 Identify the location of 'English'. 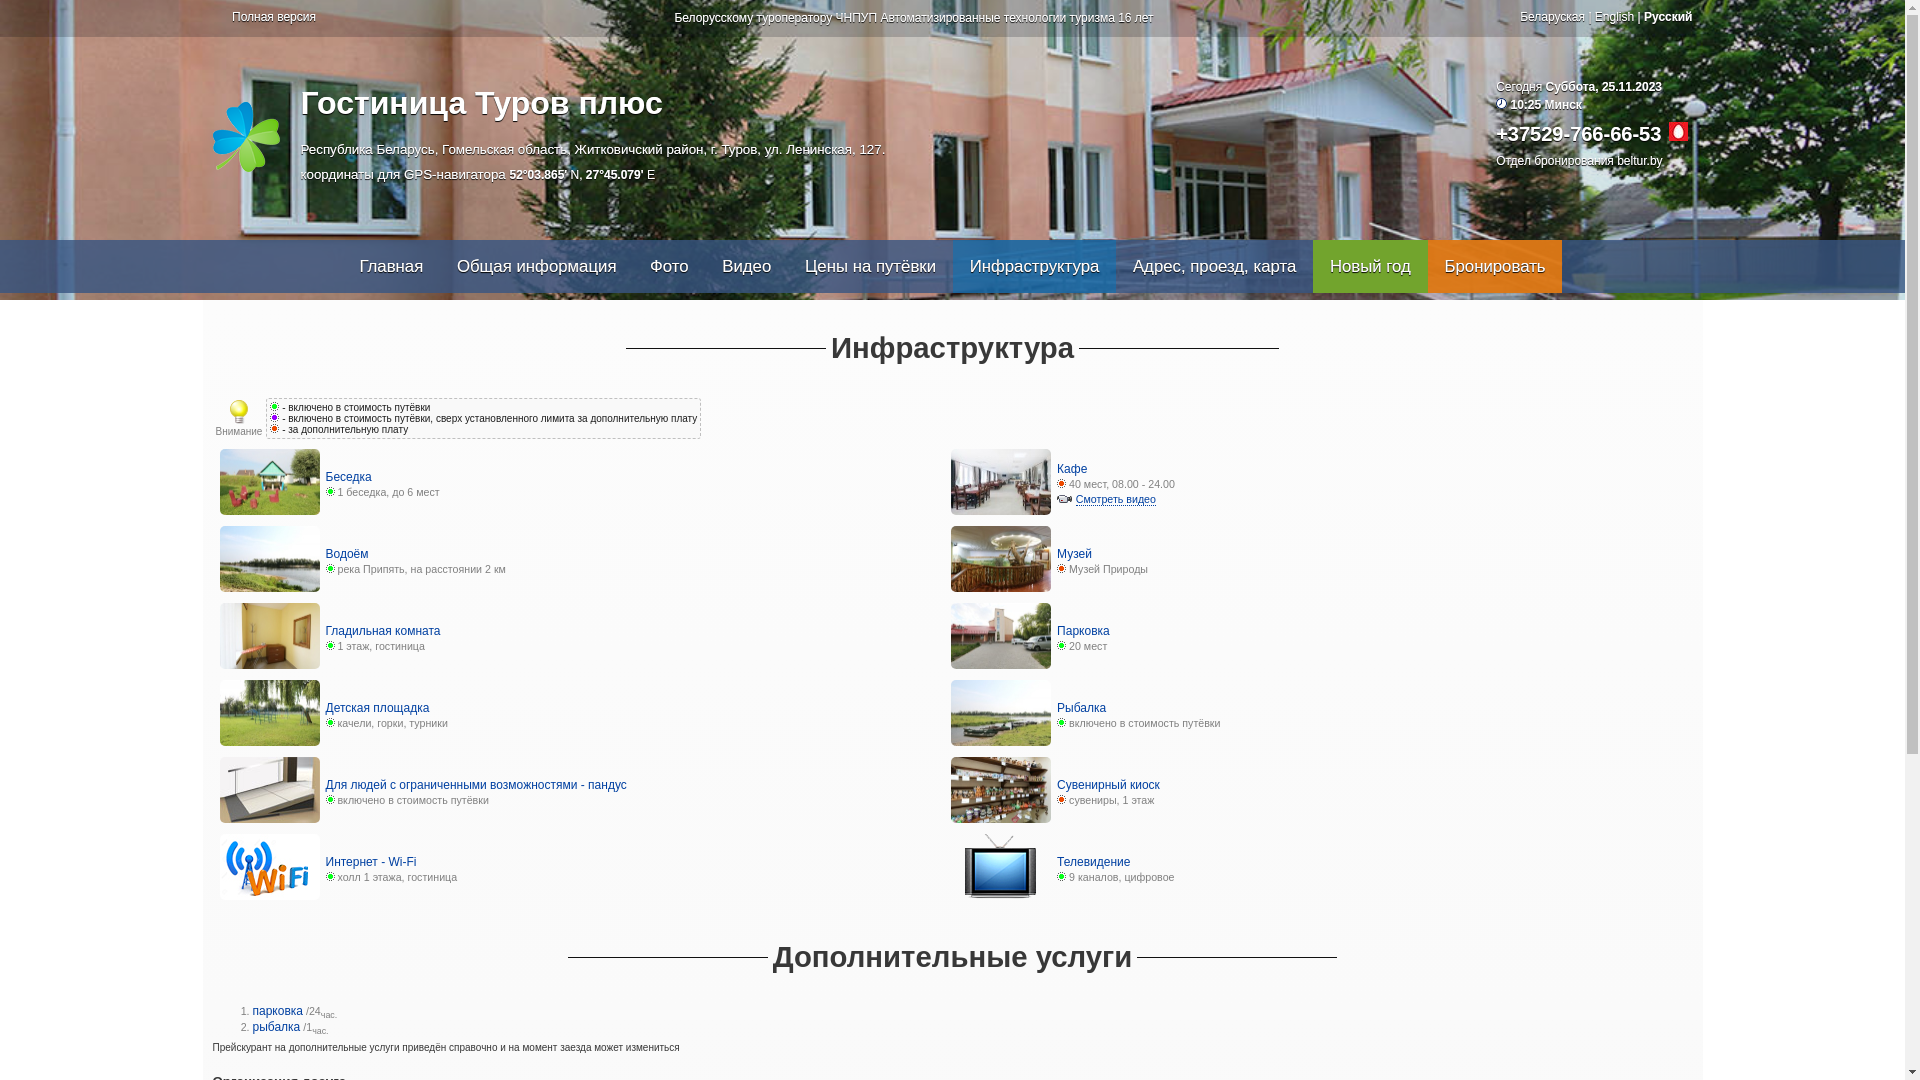
(1614, 16).